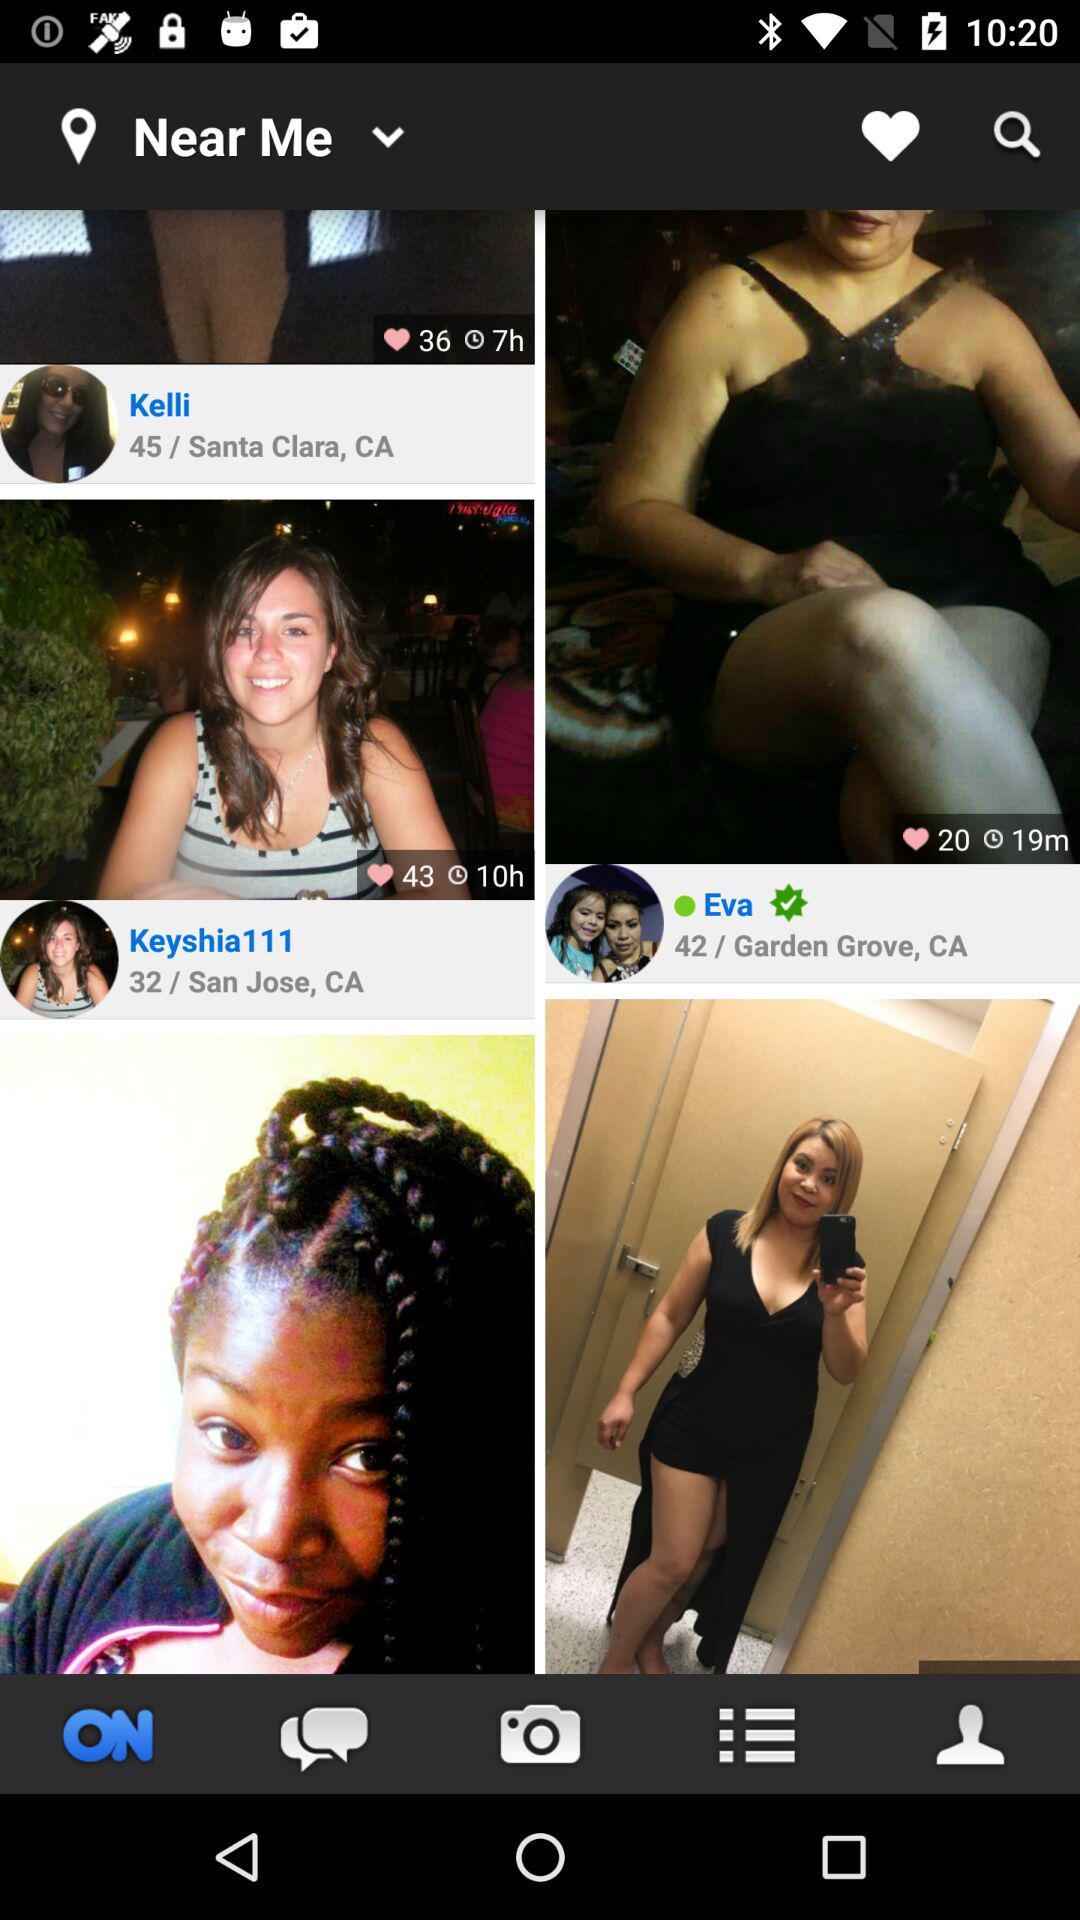  What do you see at coordinates (603, 922) in the screenshot?
I see `link to go to profile page` at bounding box center [603, 922].